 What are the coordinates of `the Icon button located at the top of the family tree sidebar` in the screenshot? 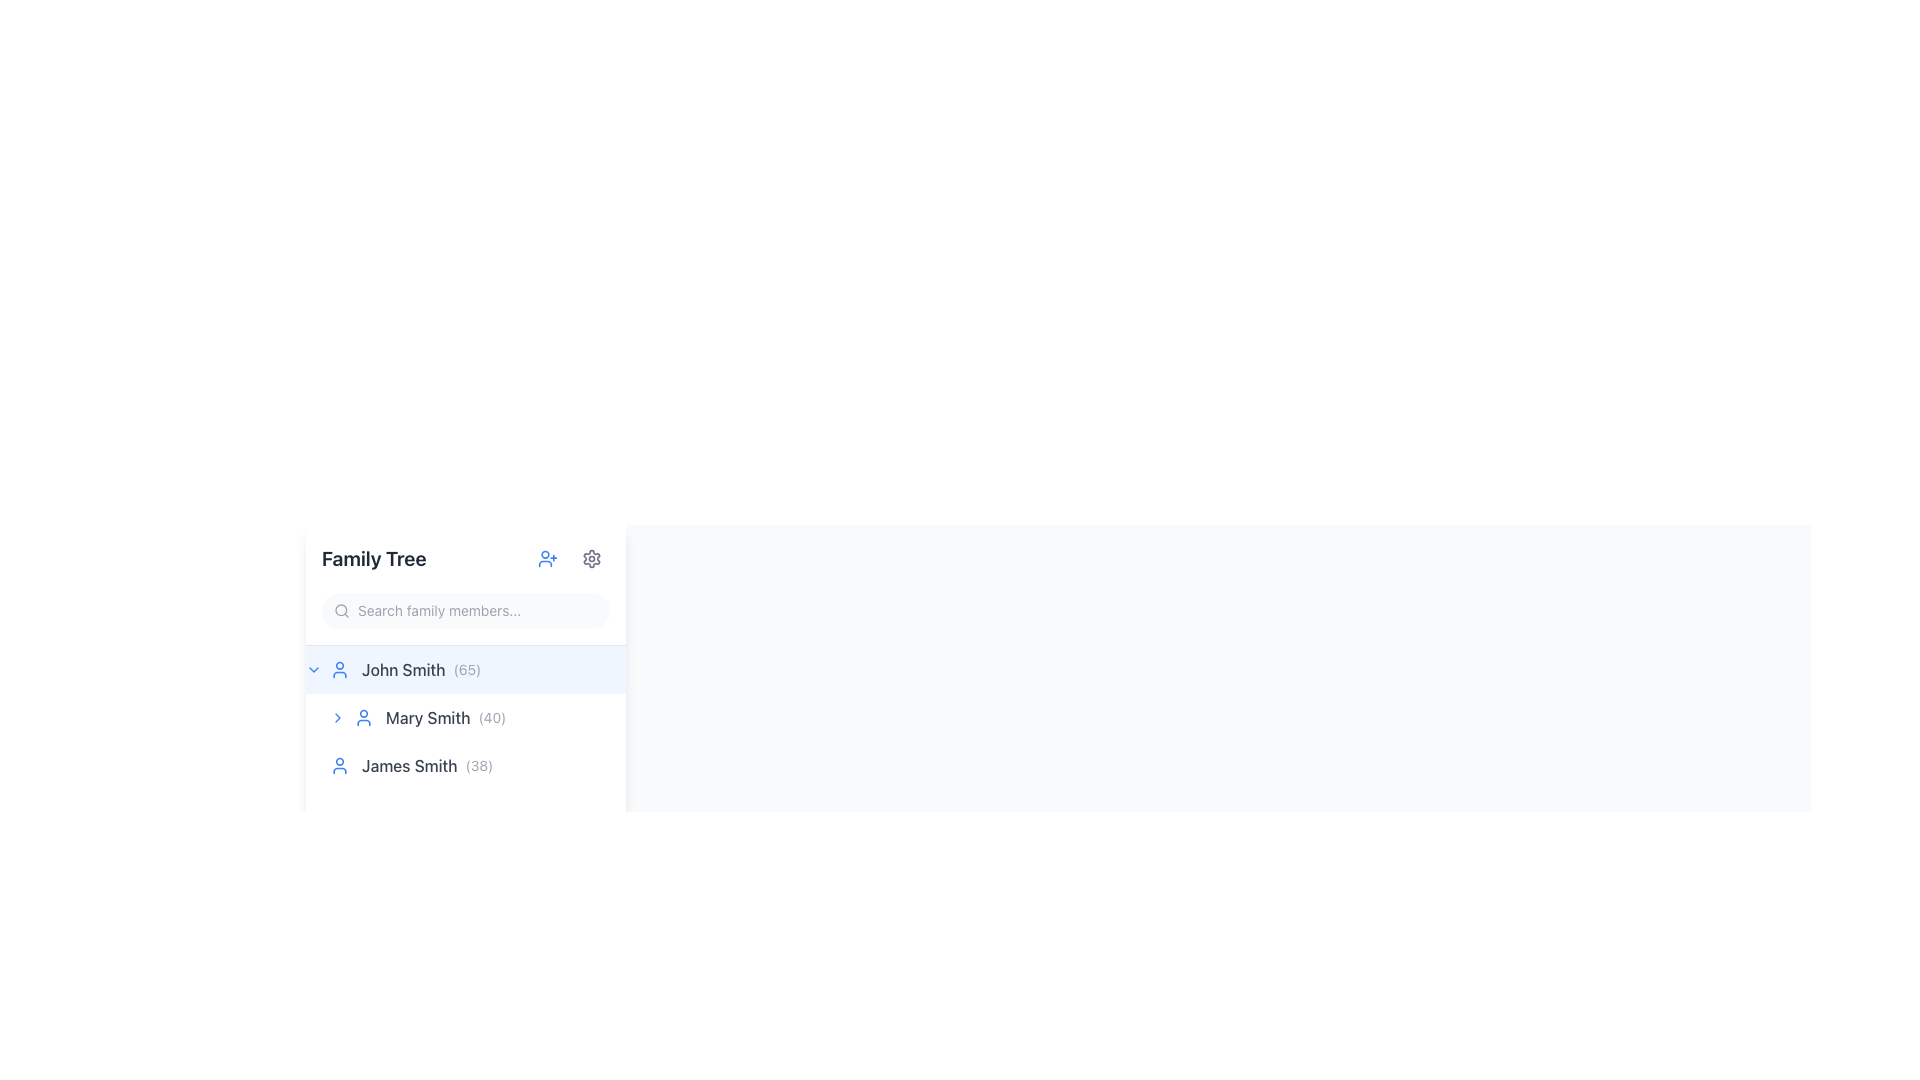 It's located at (547, 559).